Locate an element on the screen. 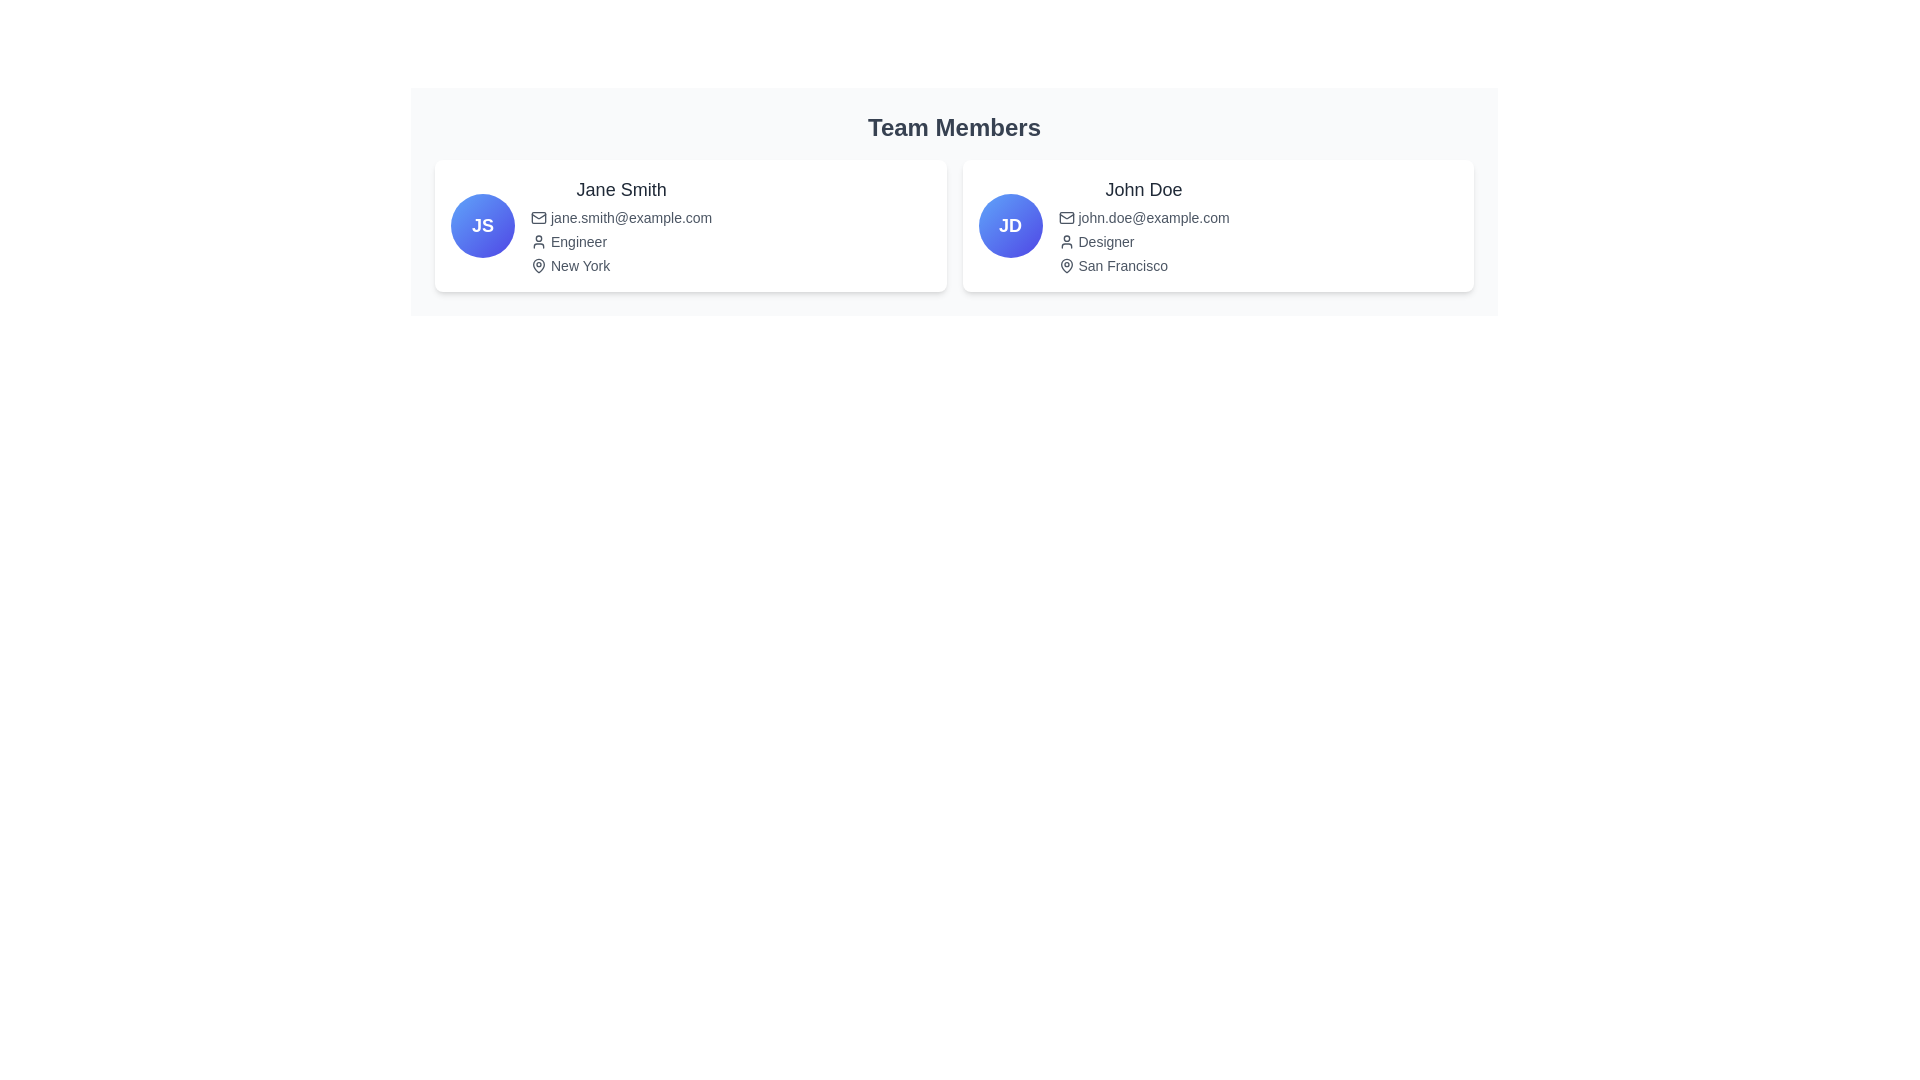  the circular badge containing the initials 'JS' is located at coordinates (483, 225).